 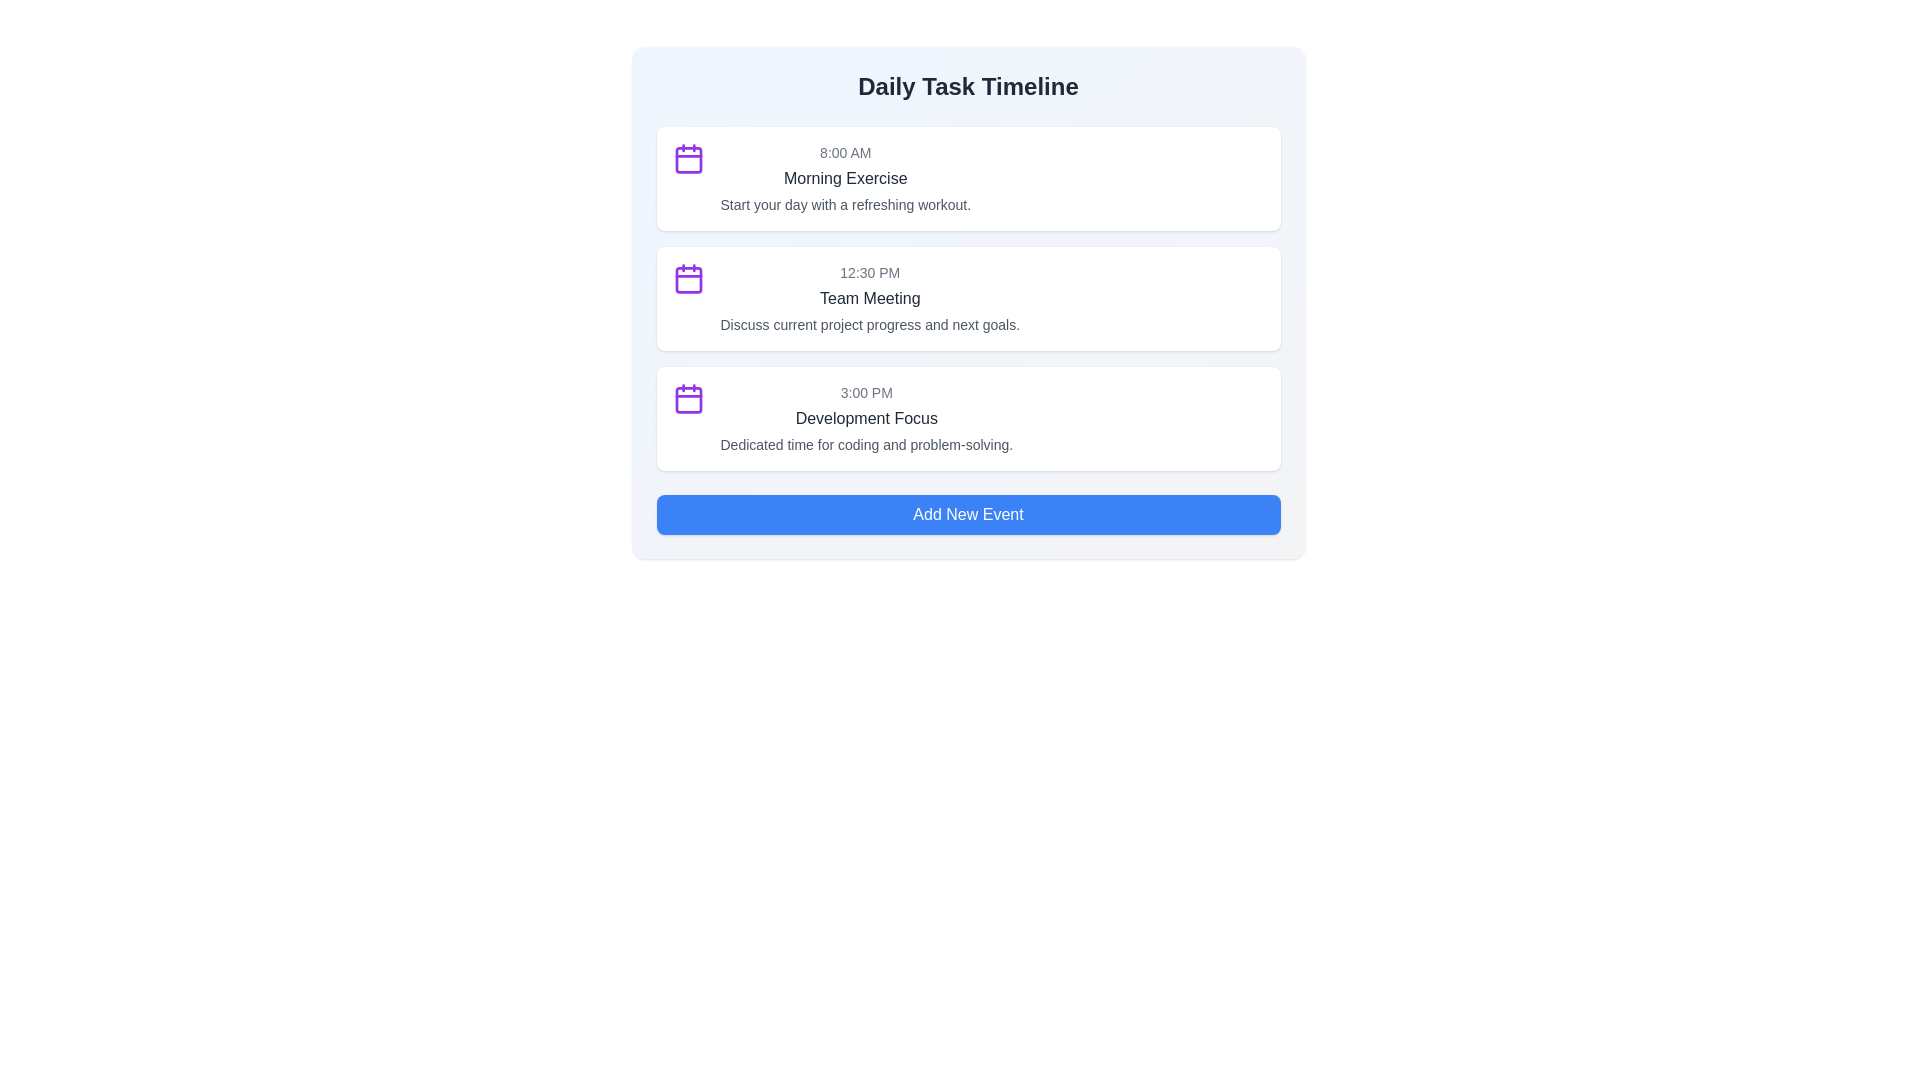 What do you see at coordinates (688, 278) in the screenshot?
I see `the scheduled meeting icon for the task card labeled '12:30 PM - Team Meeting', located at the top-left corner of the card` at bounding box center [688, 278].